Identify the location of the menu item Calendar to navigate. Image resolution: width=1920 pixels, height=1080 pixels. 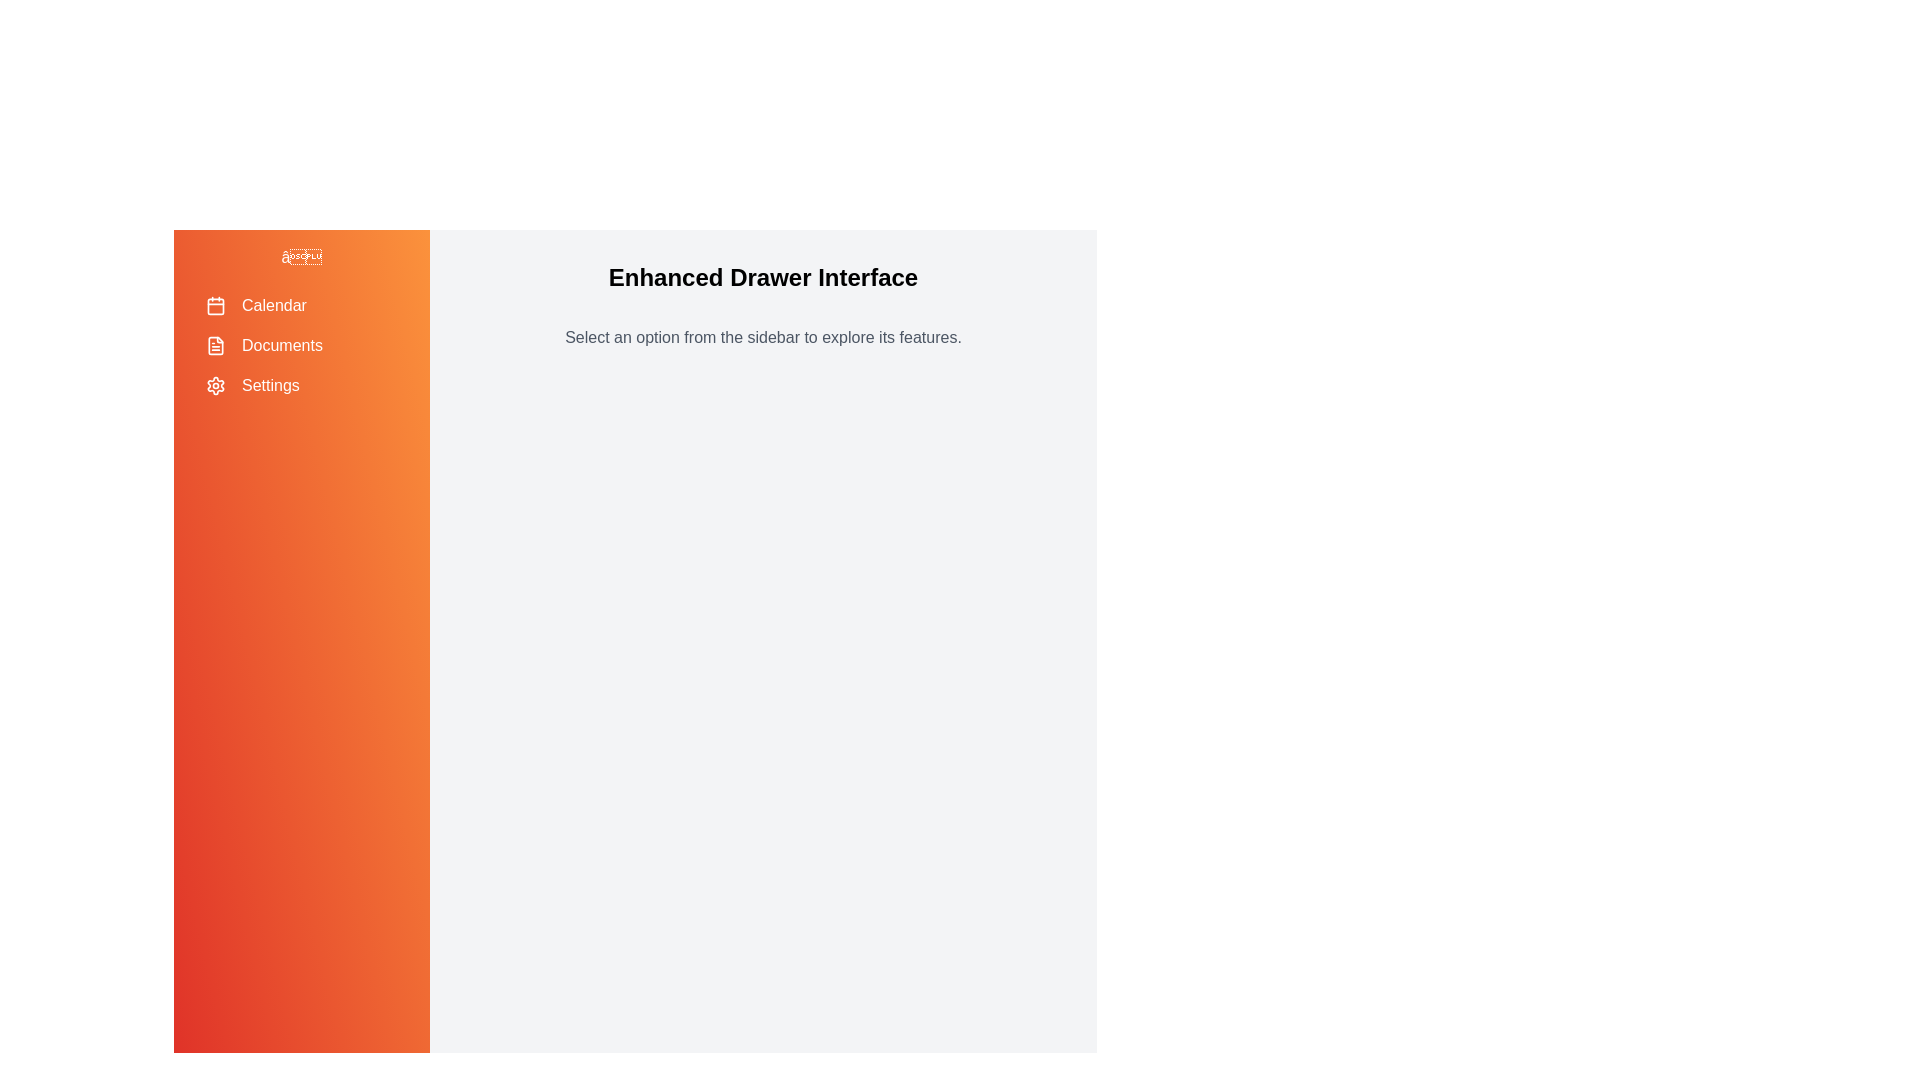
(301, 305).